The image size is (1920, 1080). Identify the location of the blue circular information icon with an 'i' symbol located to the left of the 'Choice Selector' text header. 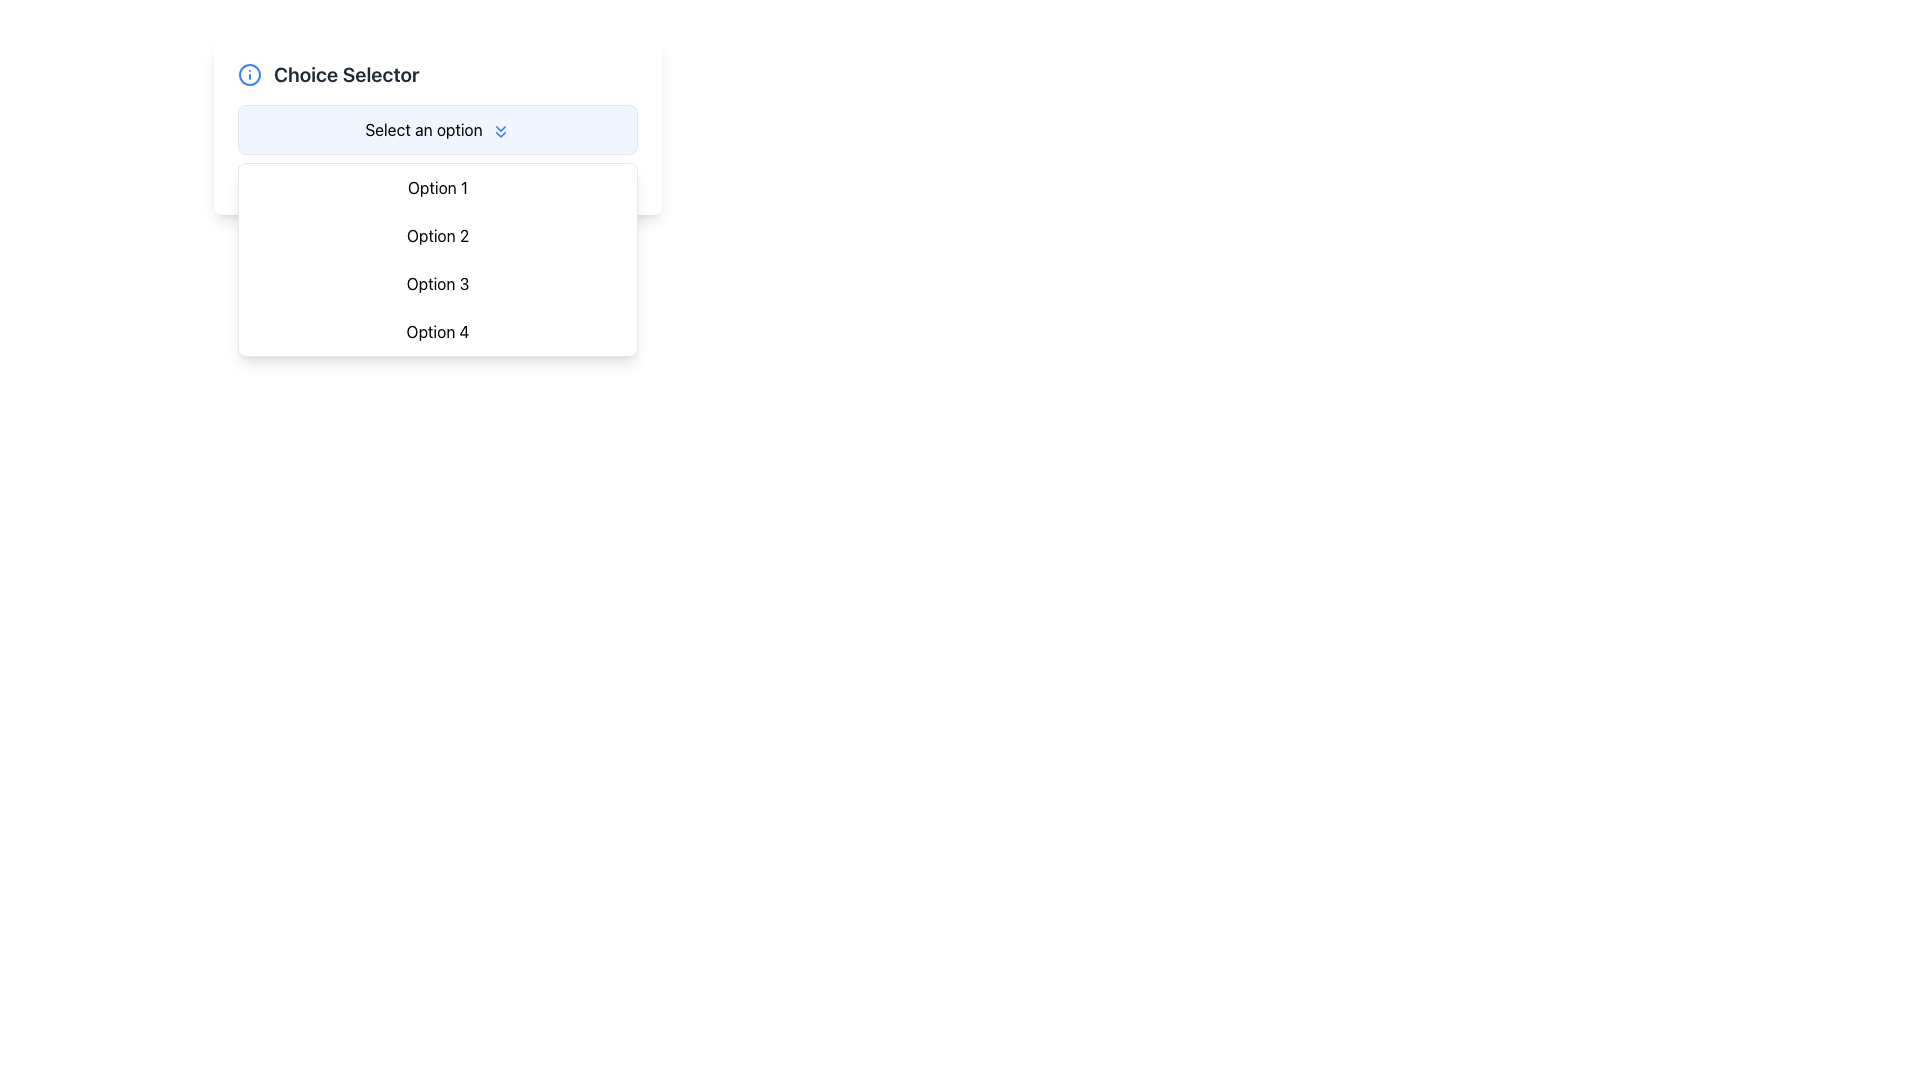
(248, 73).